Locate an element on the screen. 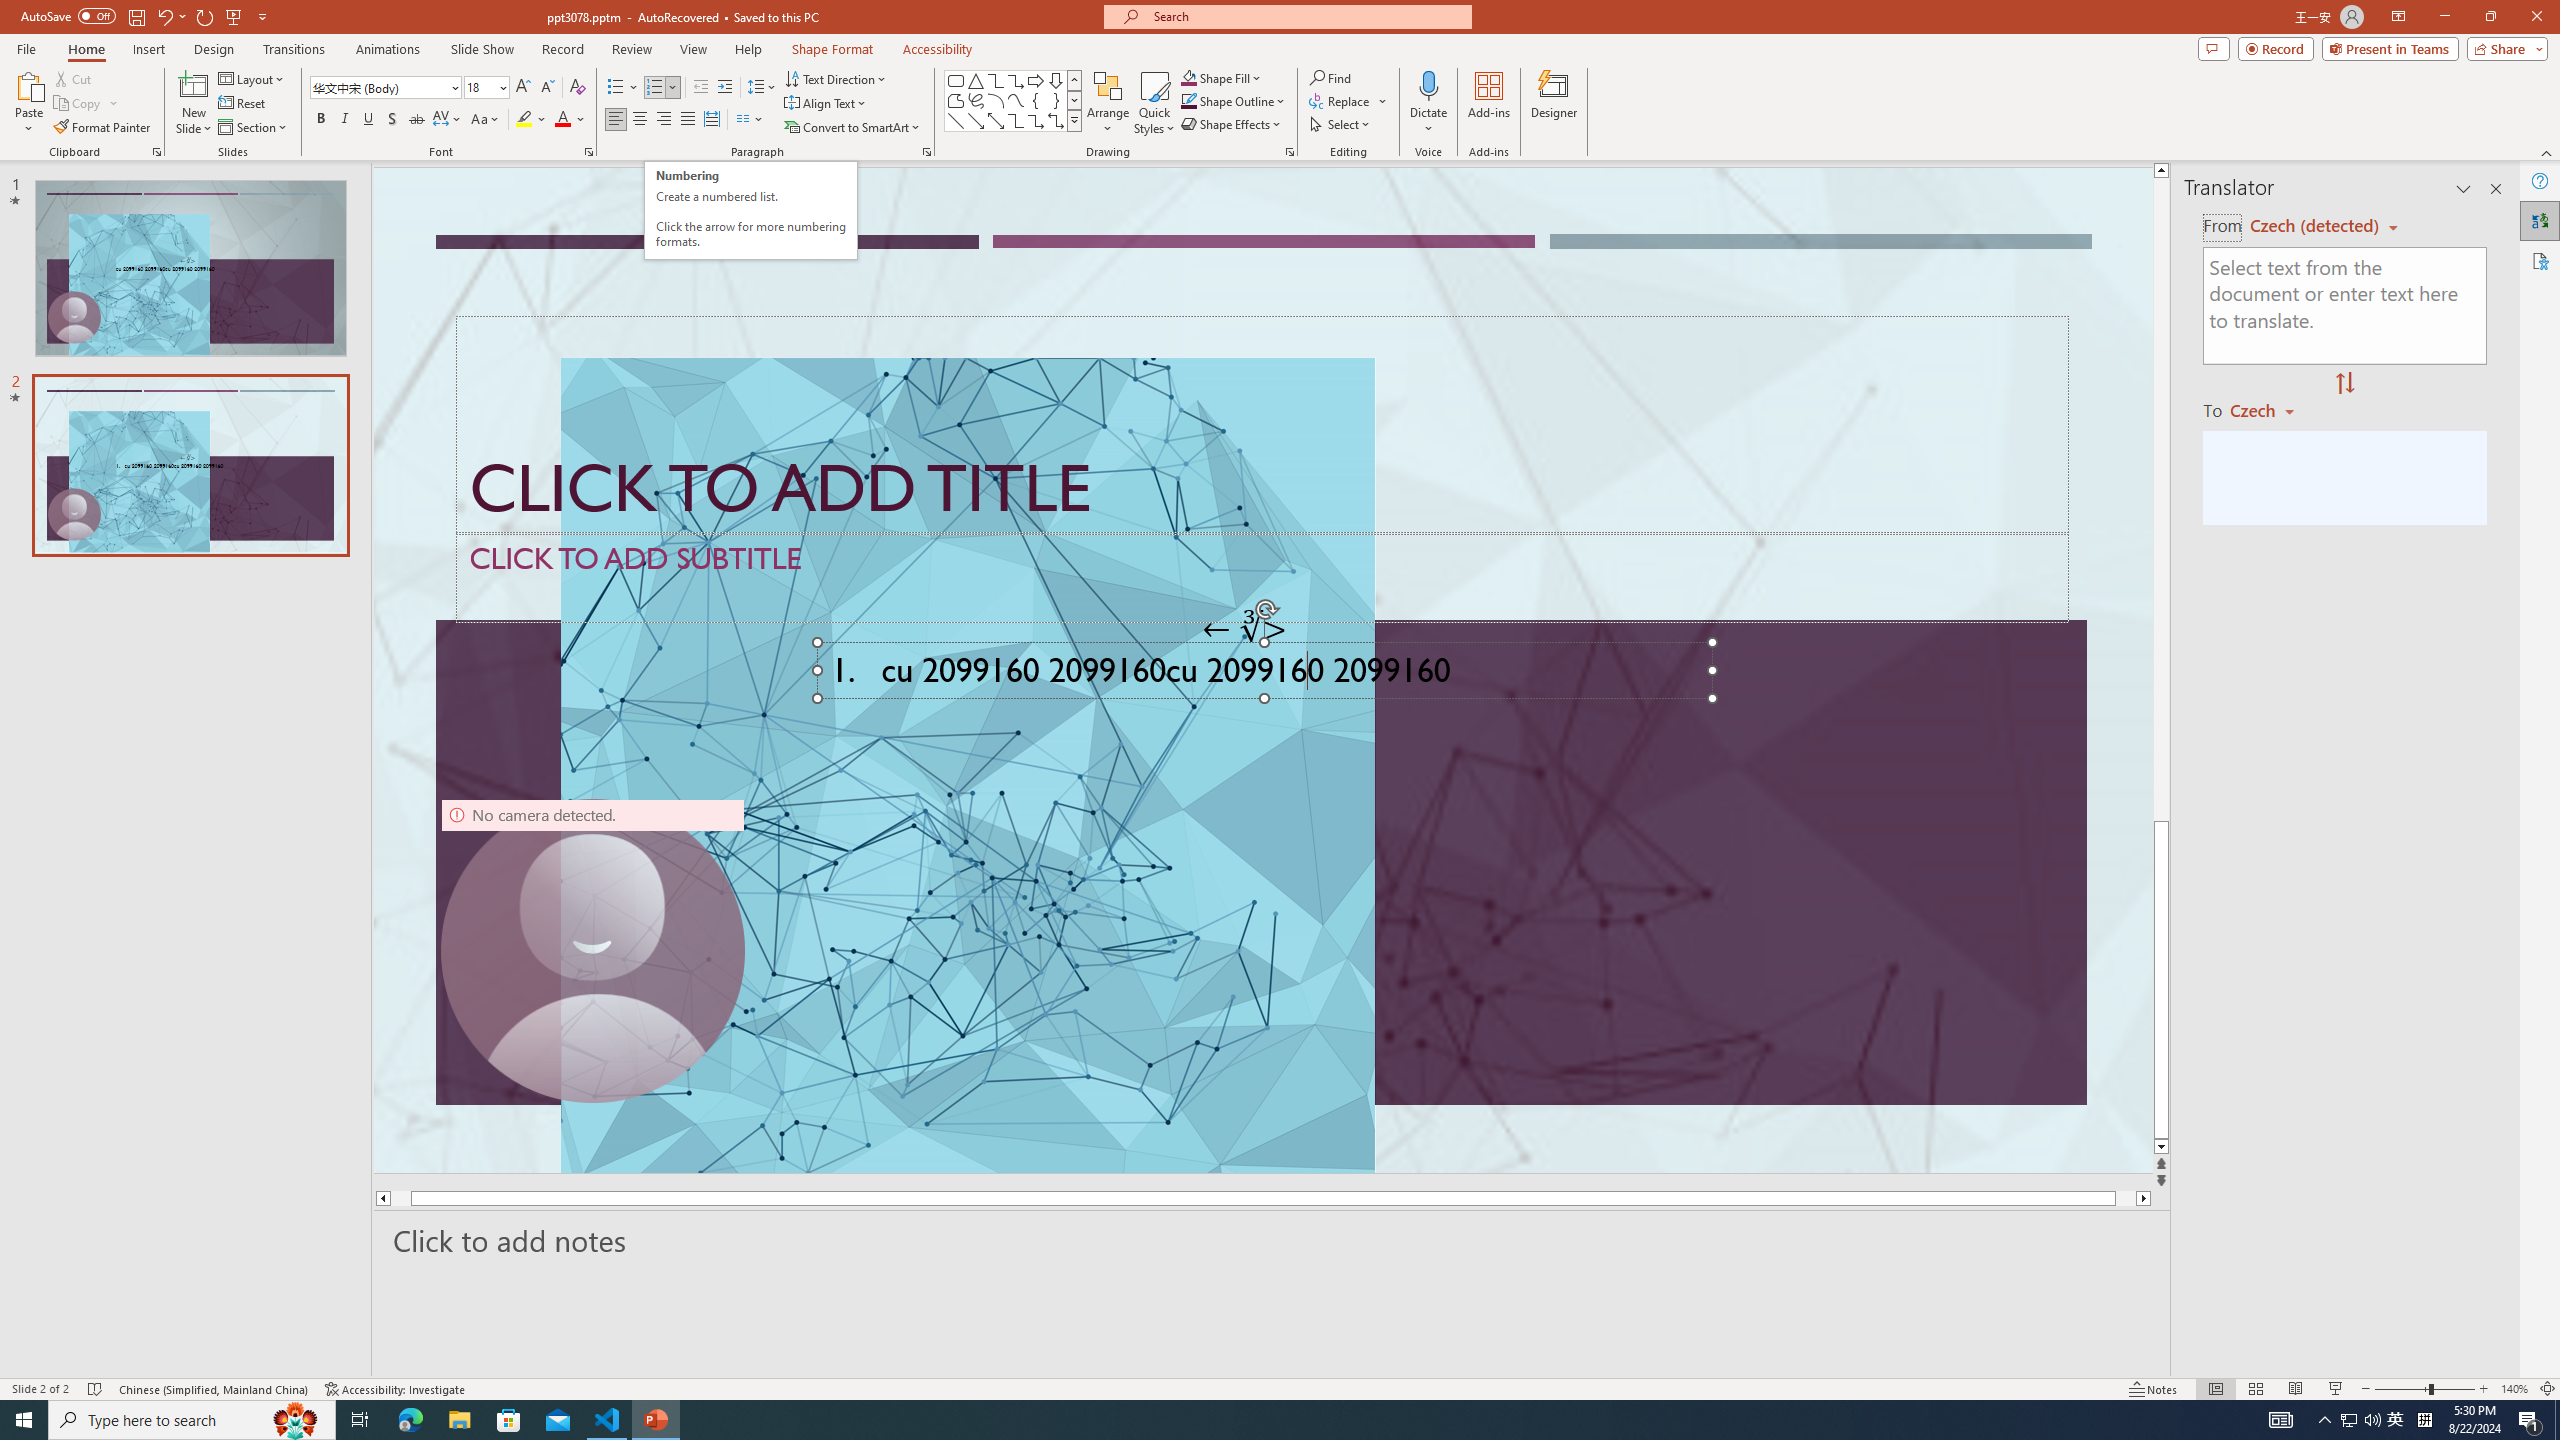 Image resolution: width=2560 pixels, height=1440 pixels. 'Connector: Elbow Double-Arrow' is located at coordinates (1055, 119).